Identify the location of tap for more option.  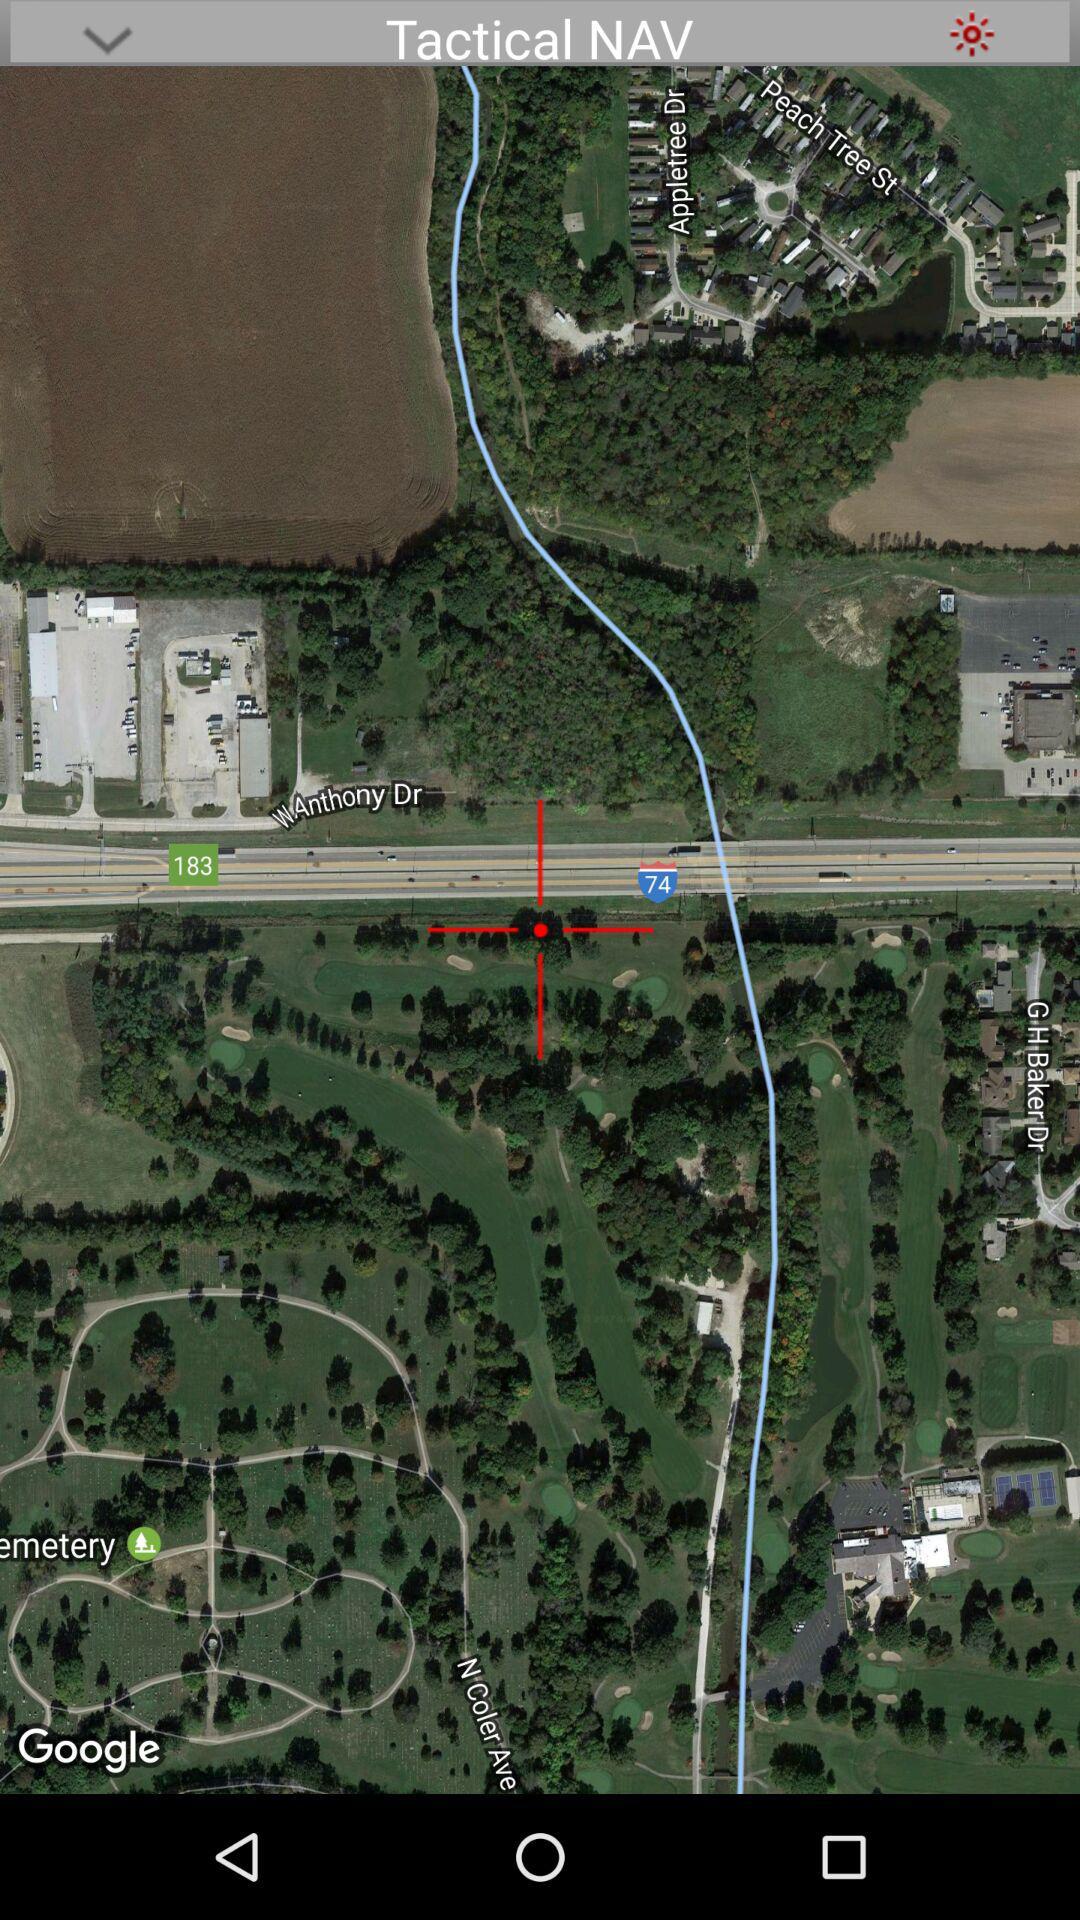
(107, 33).